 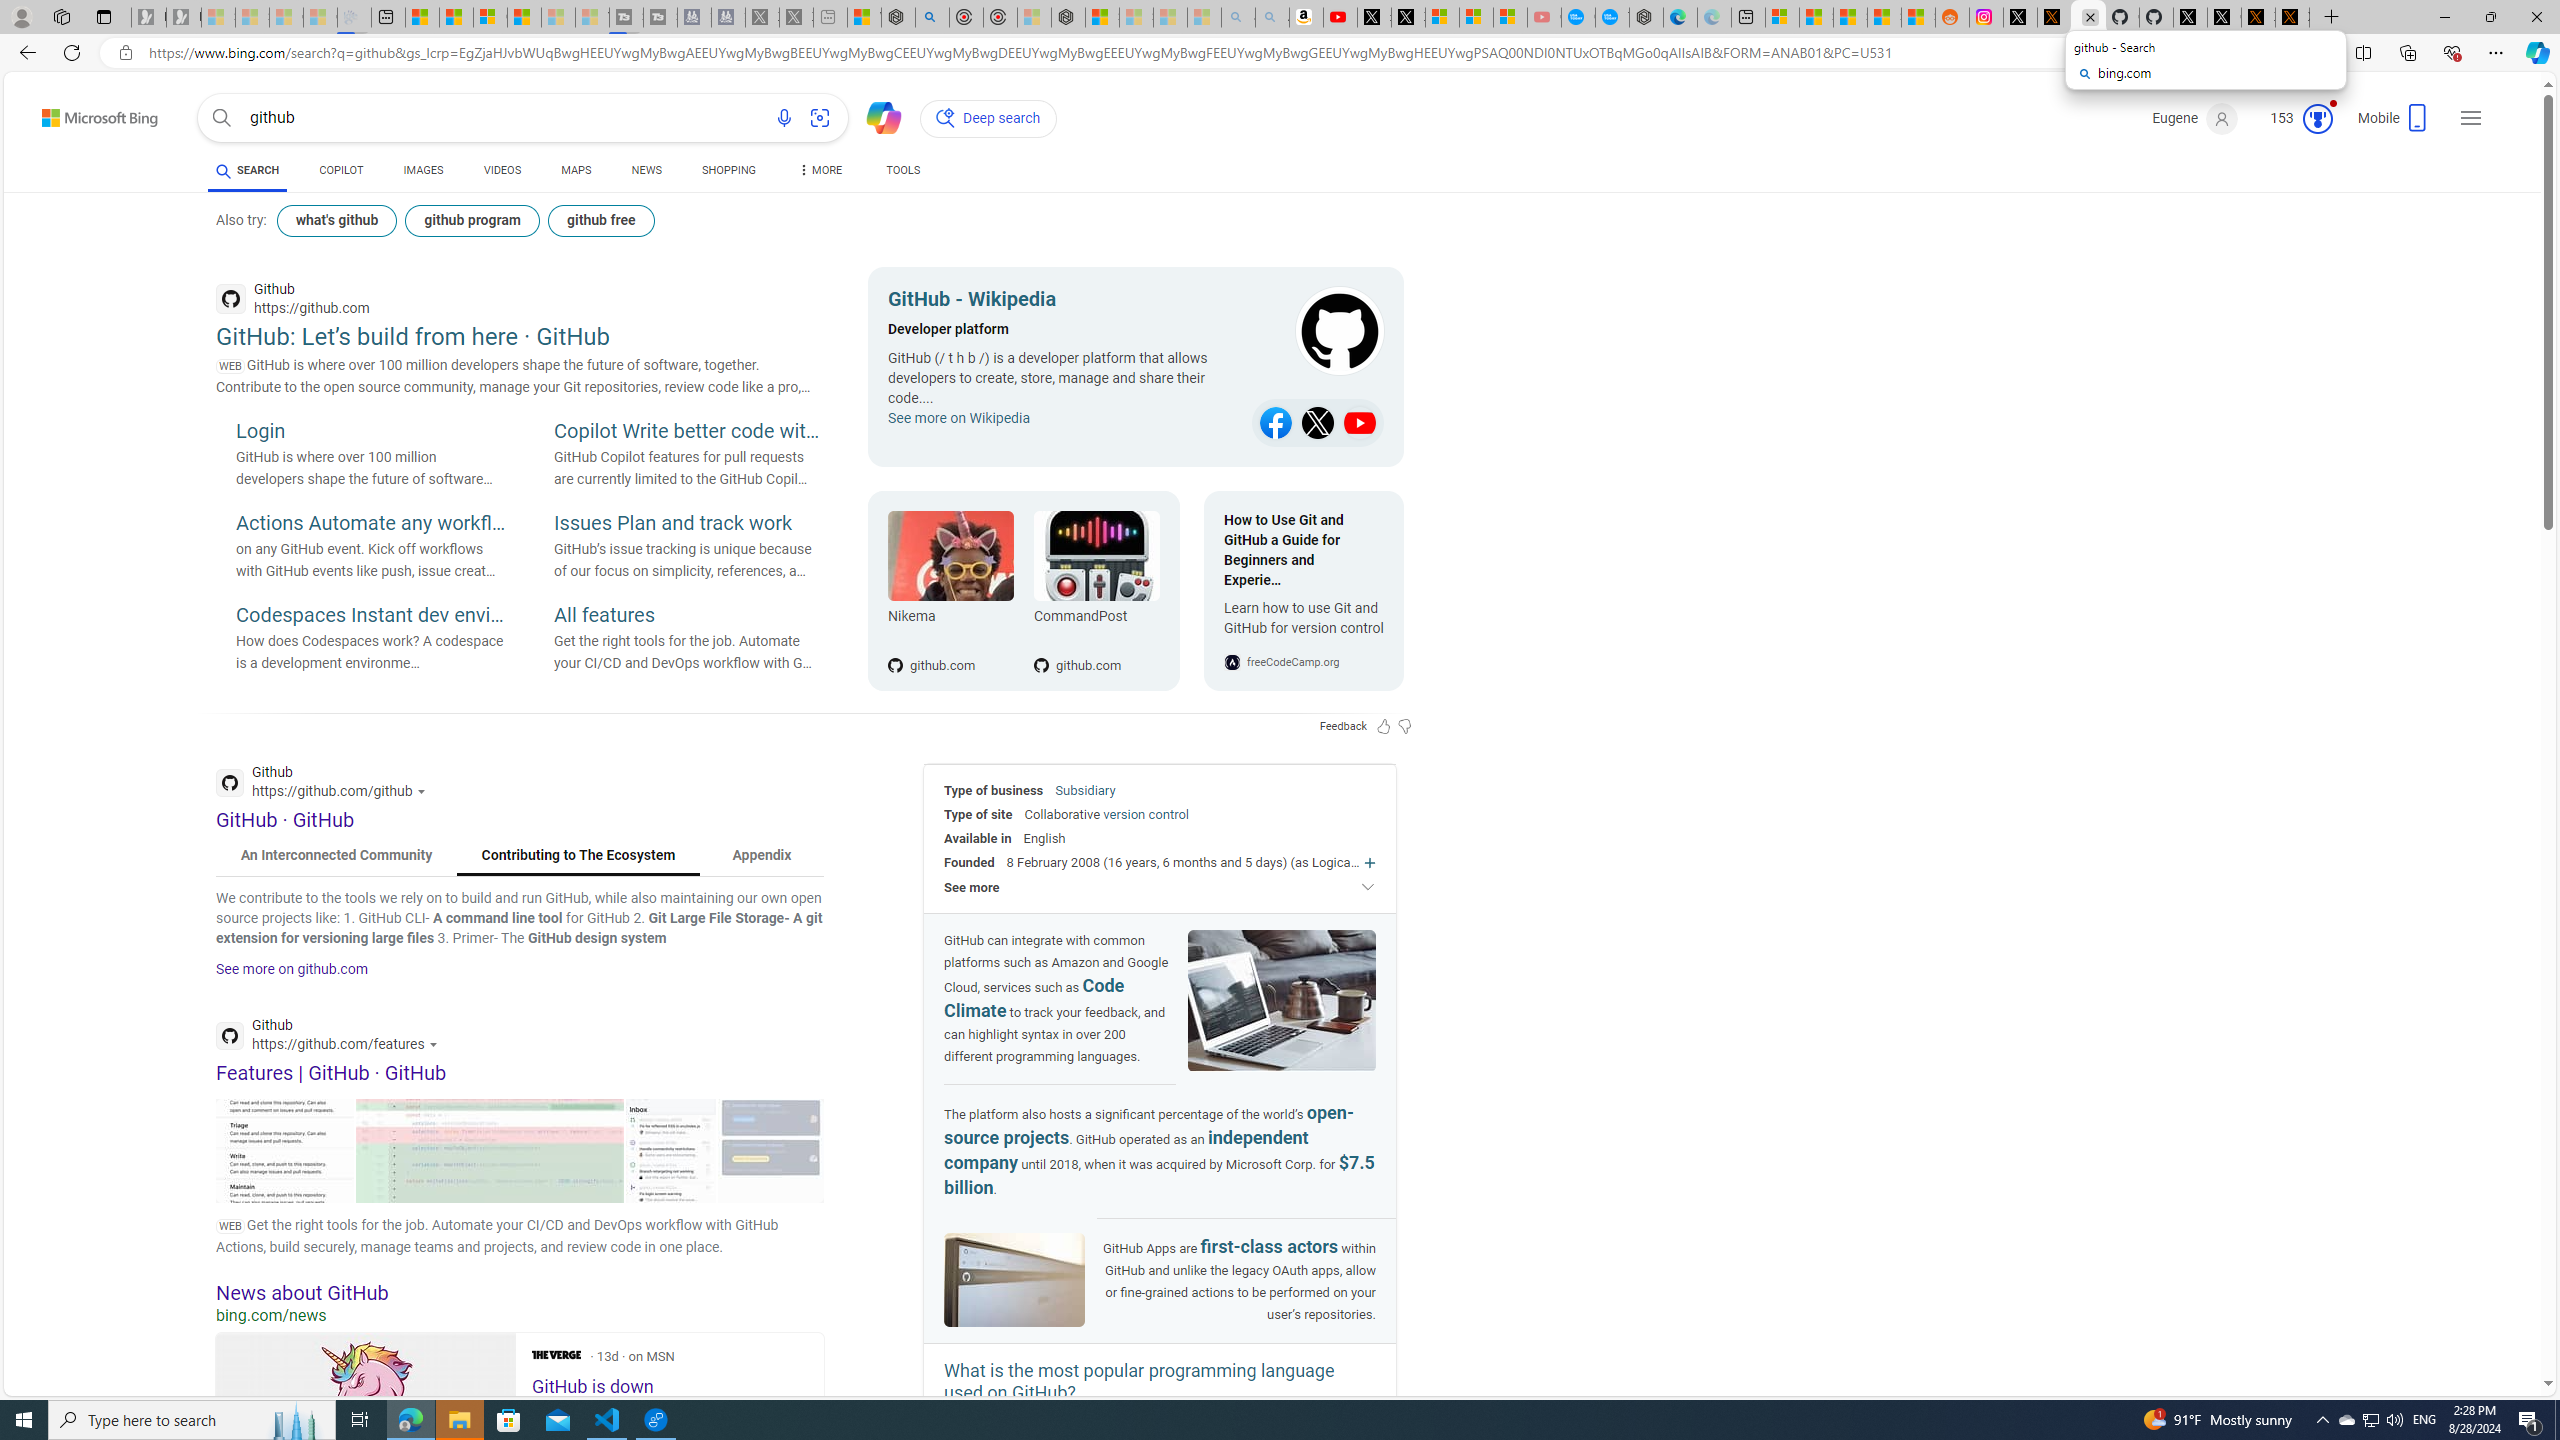 What do you see at coordinates (125, 53) in the screenshot?
I see `'View site information'` at bounding box center [125, 53].